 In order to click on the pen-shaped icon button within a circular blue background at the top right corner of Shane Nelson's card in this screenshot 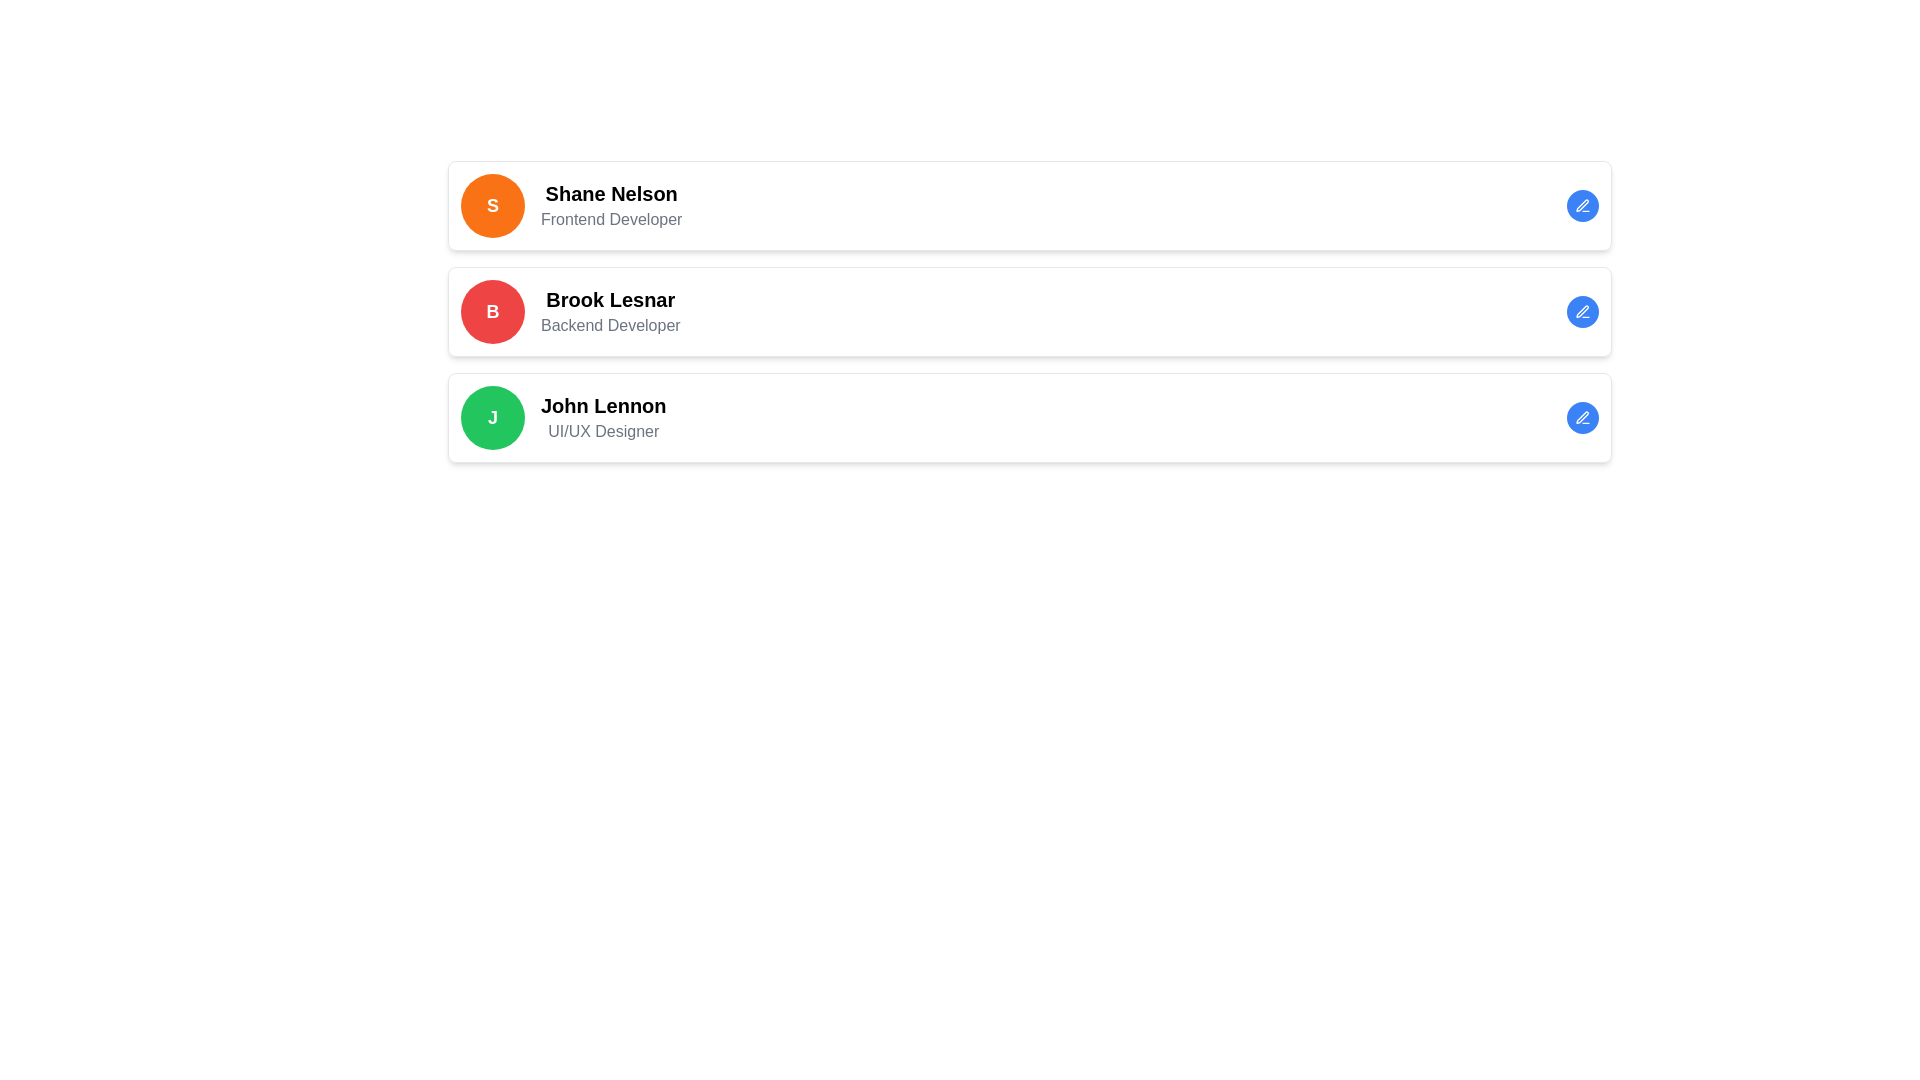, I will do `click(1582, 205)`.